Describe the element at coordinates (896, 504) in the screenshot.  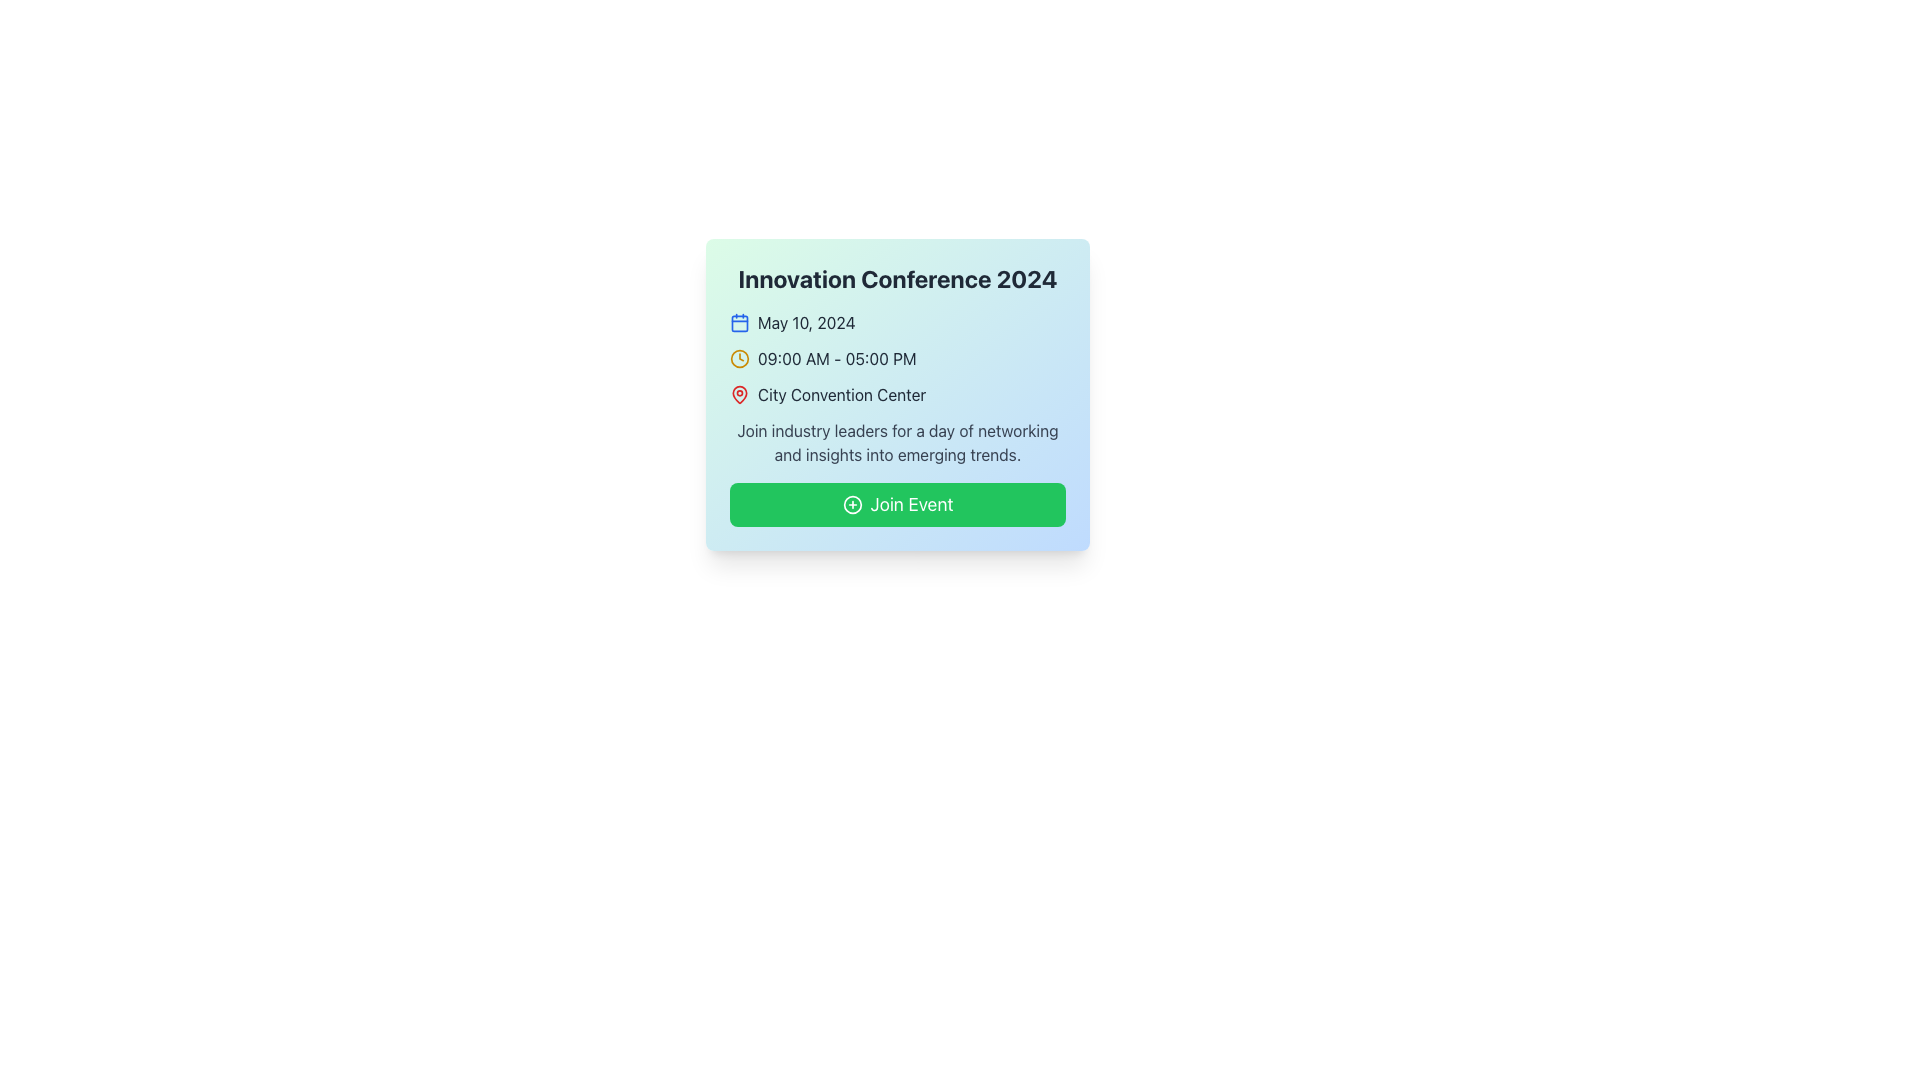
I see `the interactive button at the bottom of the 'Innovation Conference 2024' event section` at that location.